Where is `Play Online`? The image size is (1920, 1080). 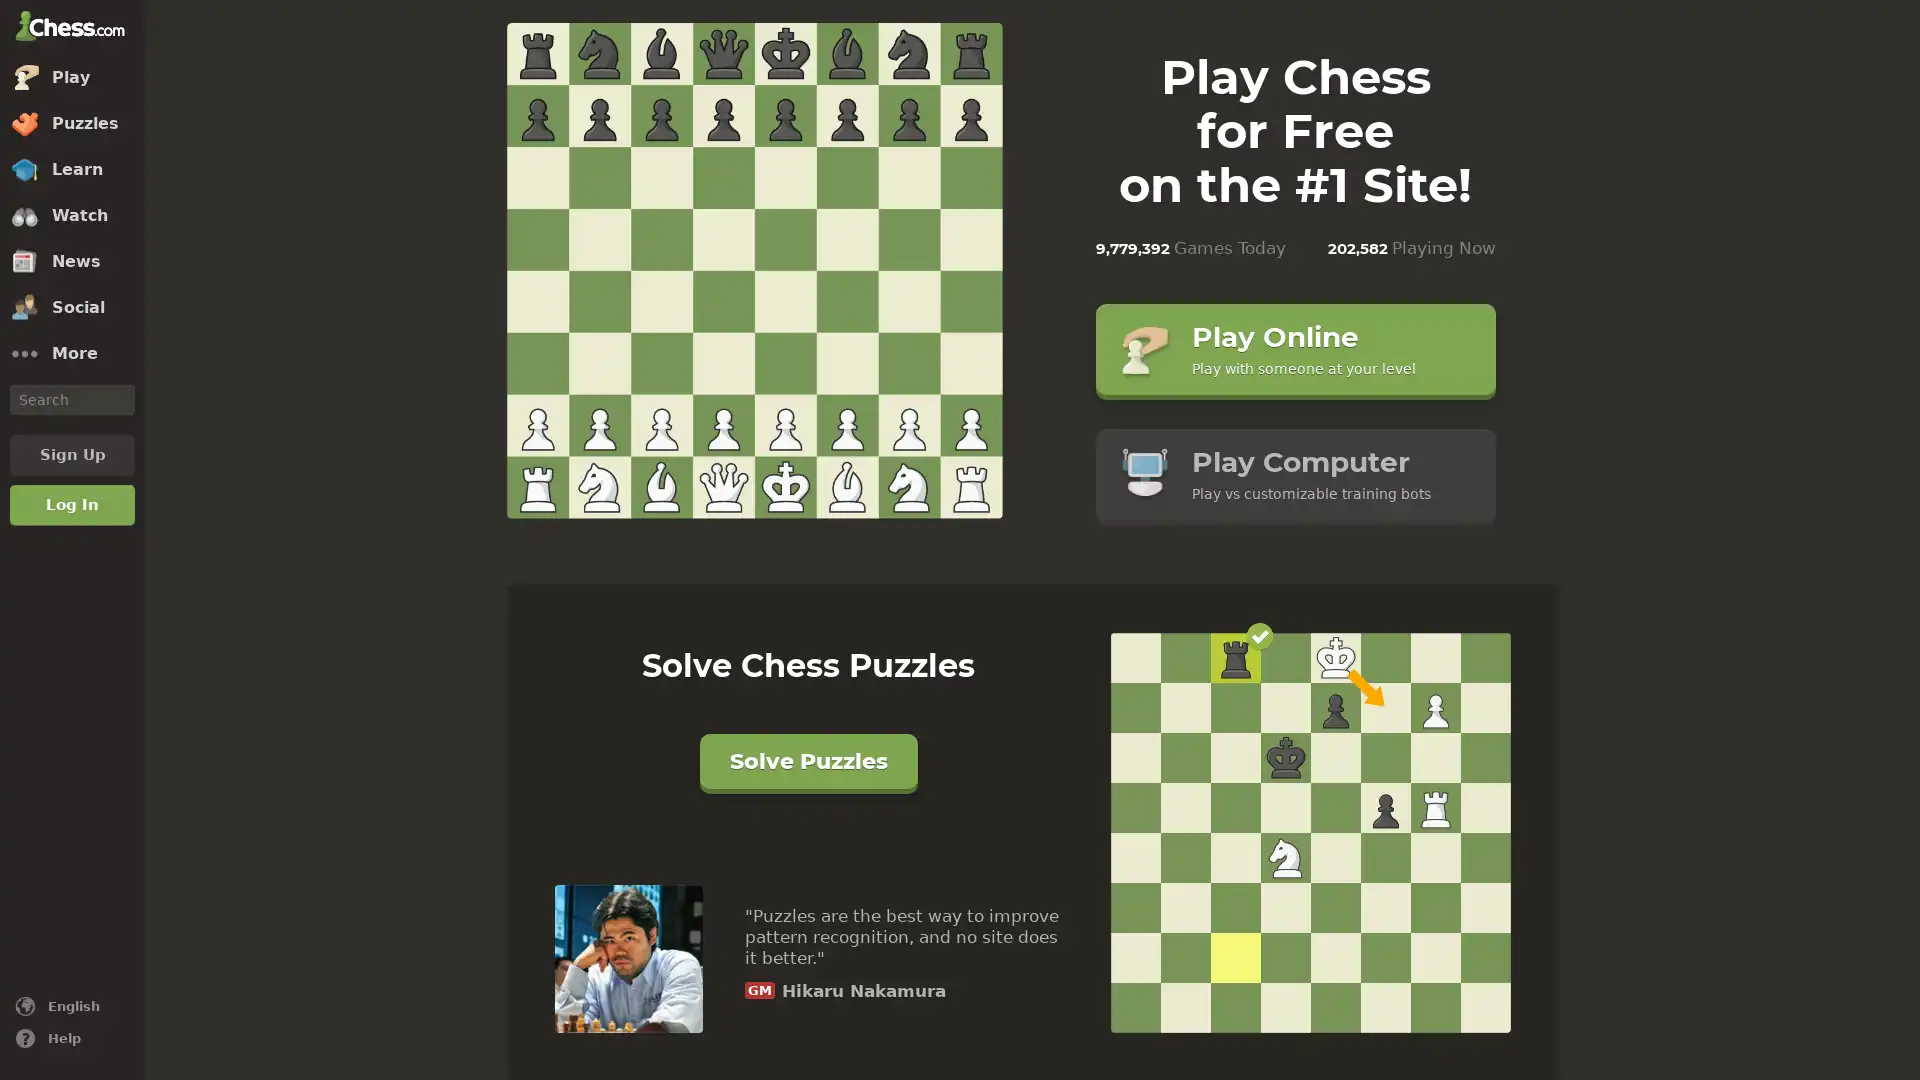 Play Online is located at coordinates (752, 272).